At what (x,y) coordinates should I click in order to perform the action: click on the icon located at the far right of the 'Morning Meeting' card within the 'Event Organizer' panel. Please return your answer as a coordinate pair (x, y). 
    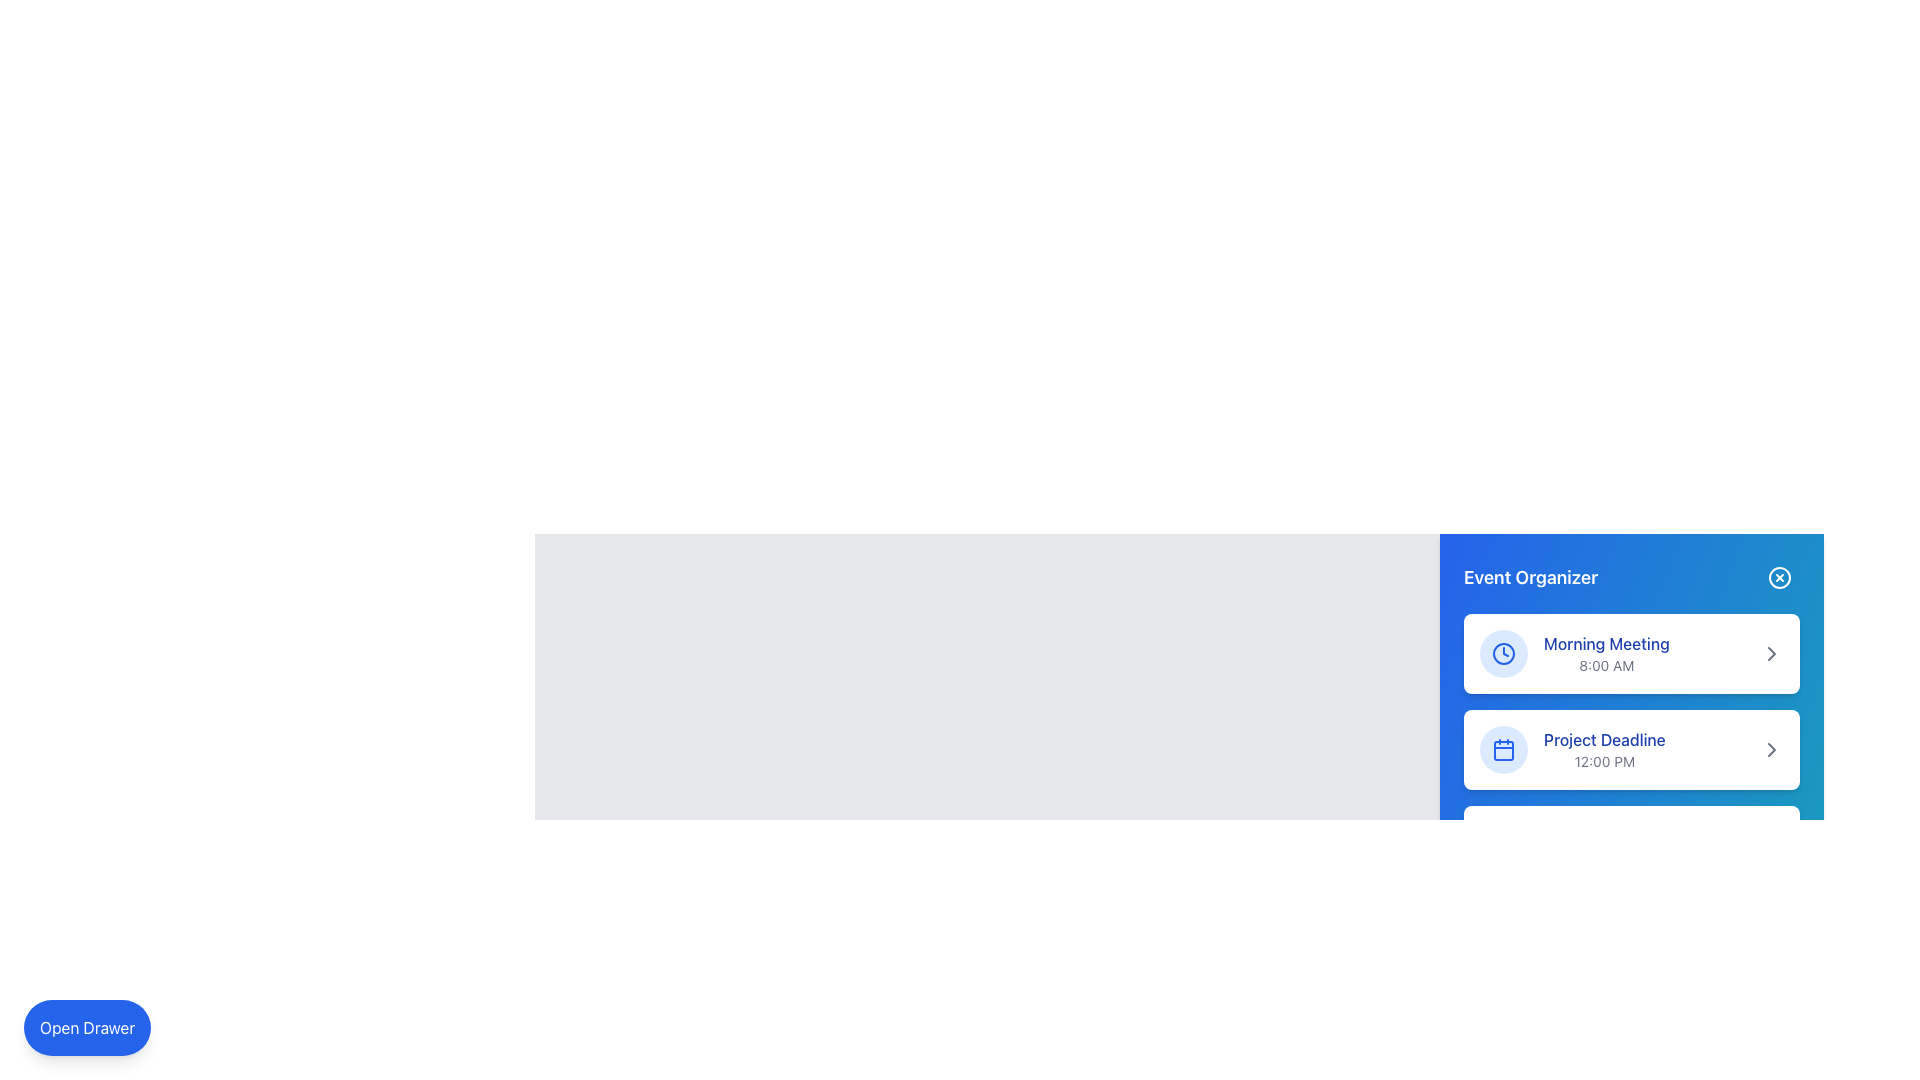
    Looking at the image, I should click on (1771, 654).